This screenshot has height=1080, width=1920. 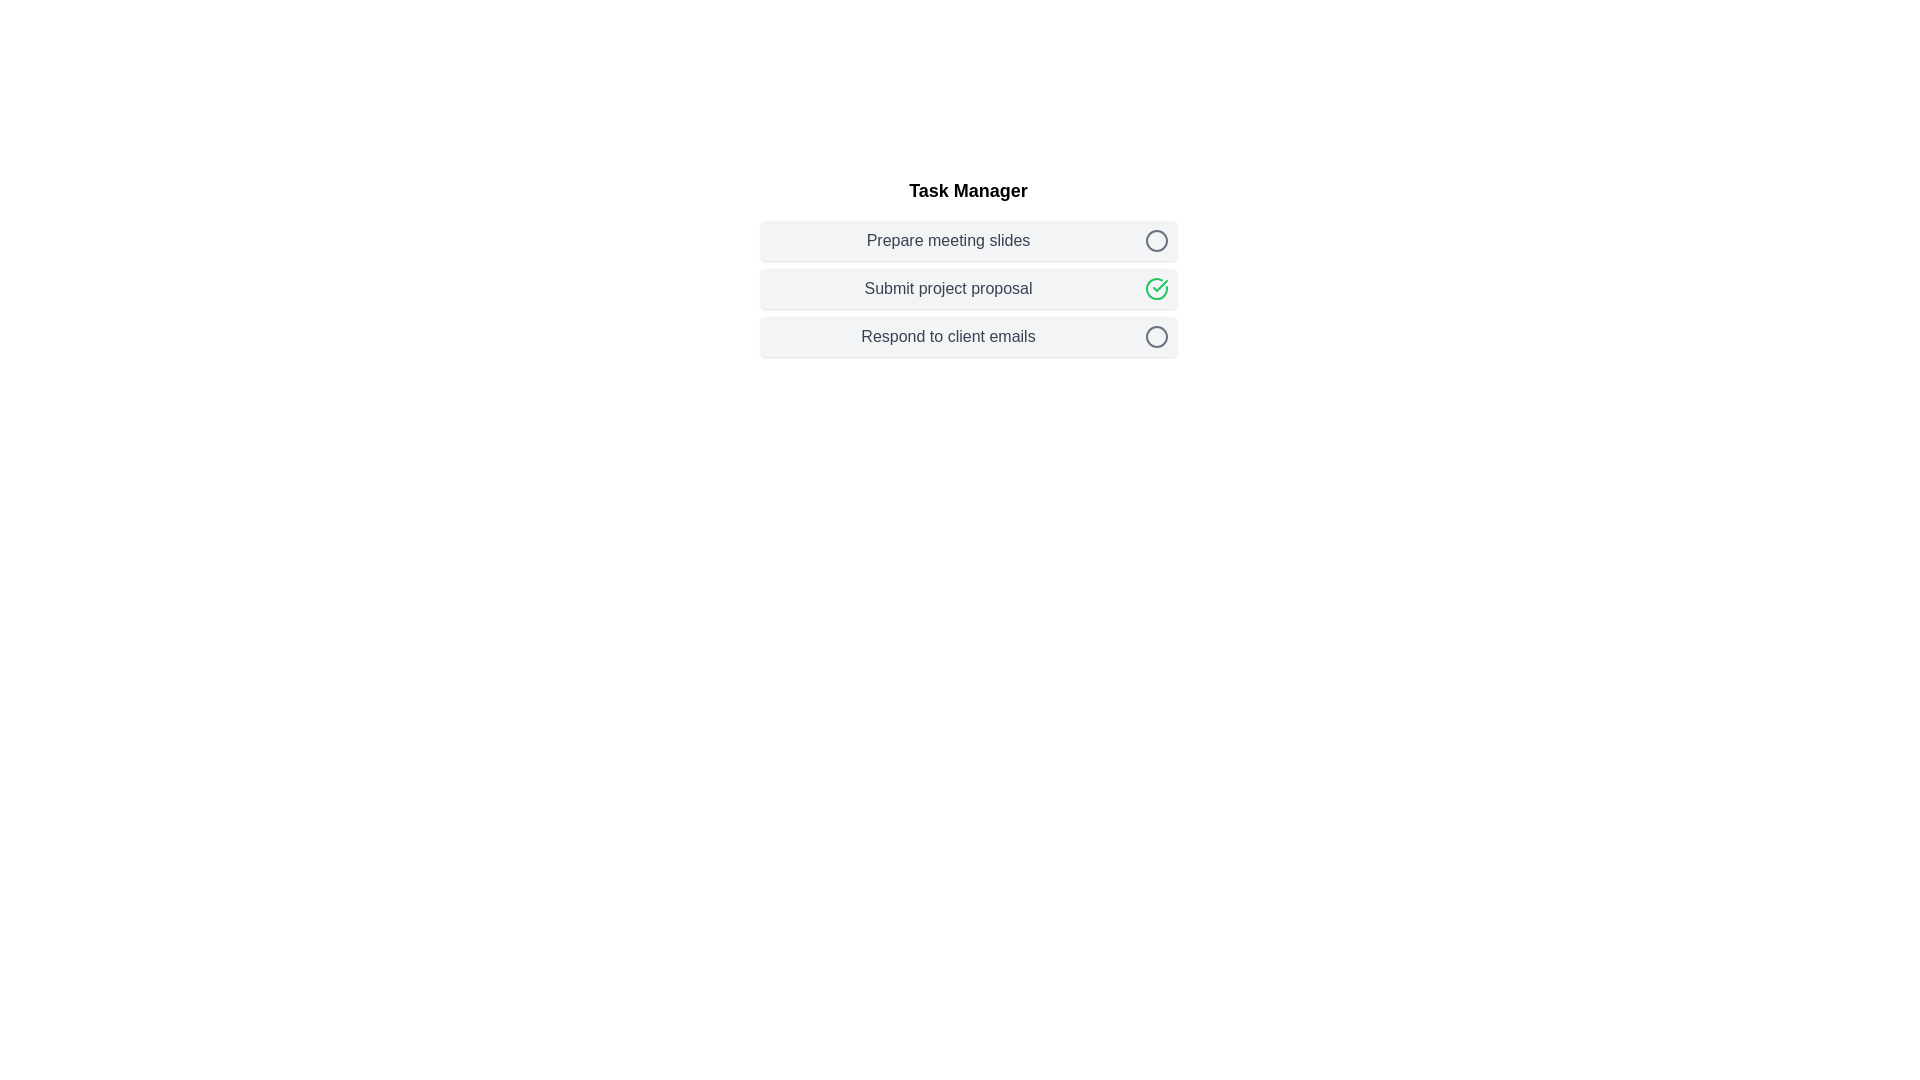 What do you see at coordinates (947, 239) in the screenshot?
I see `the text label that says 'Prepare meeting slides', which is styled in gray font and is the first entry in the task management interface below the 'Task Manager' header` at bounding box center [947, 239].